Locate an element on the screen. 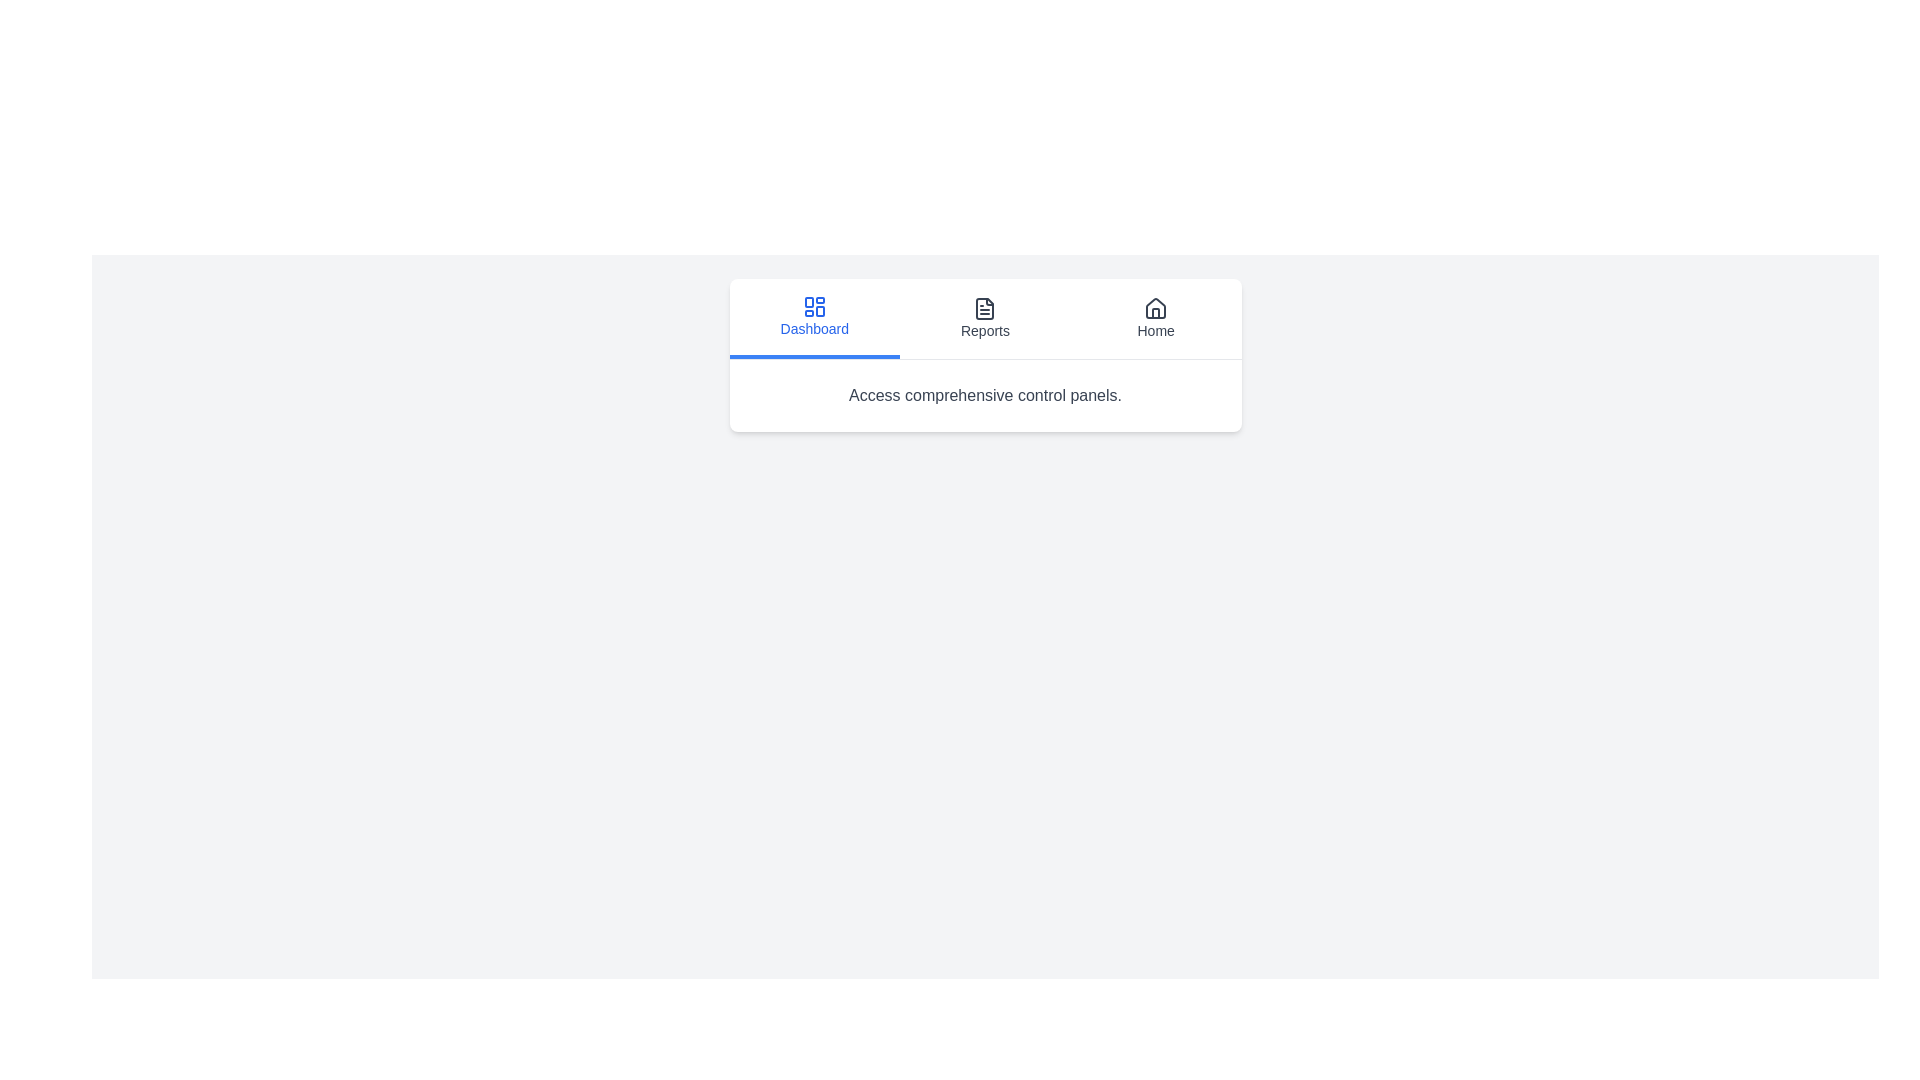 The image size is (1920, 1080). the tab labeled Reports is located at coordinates (985, 318).